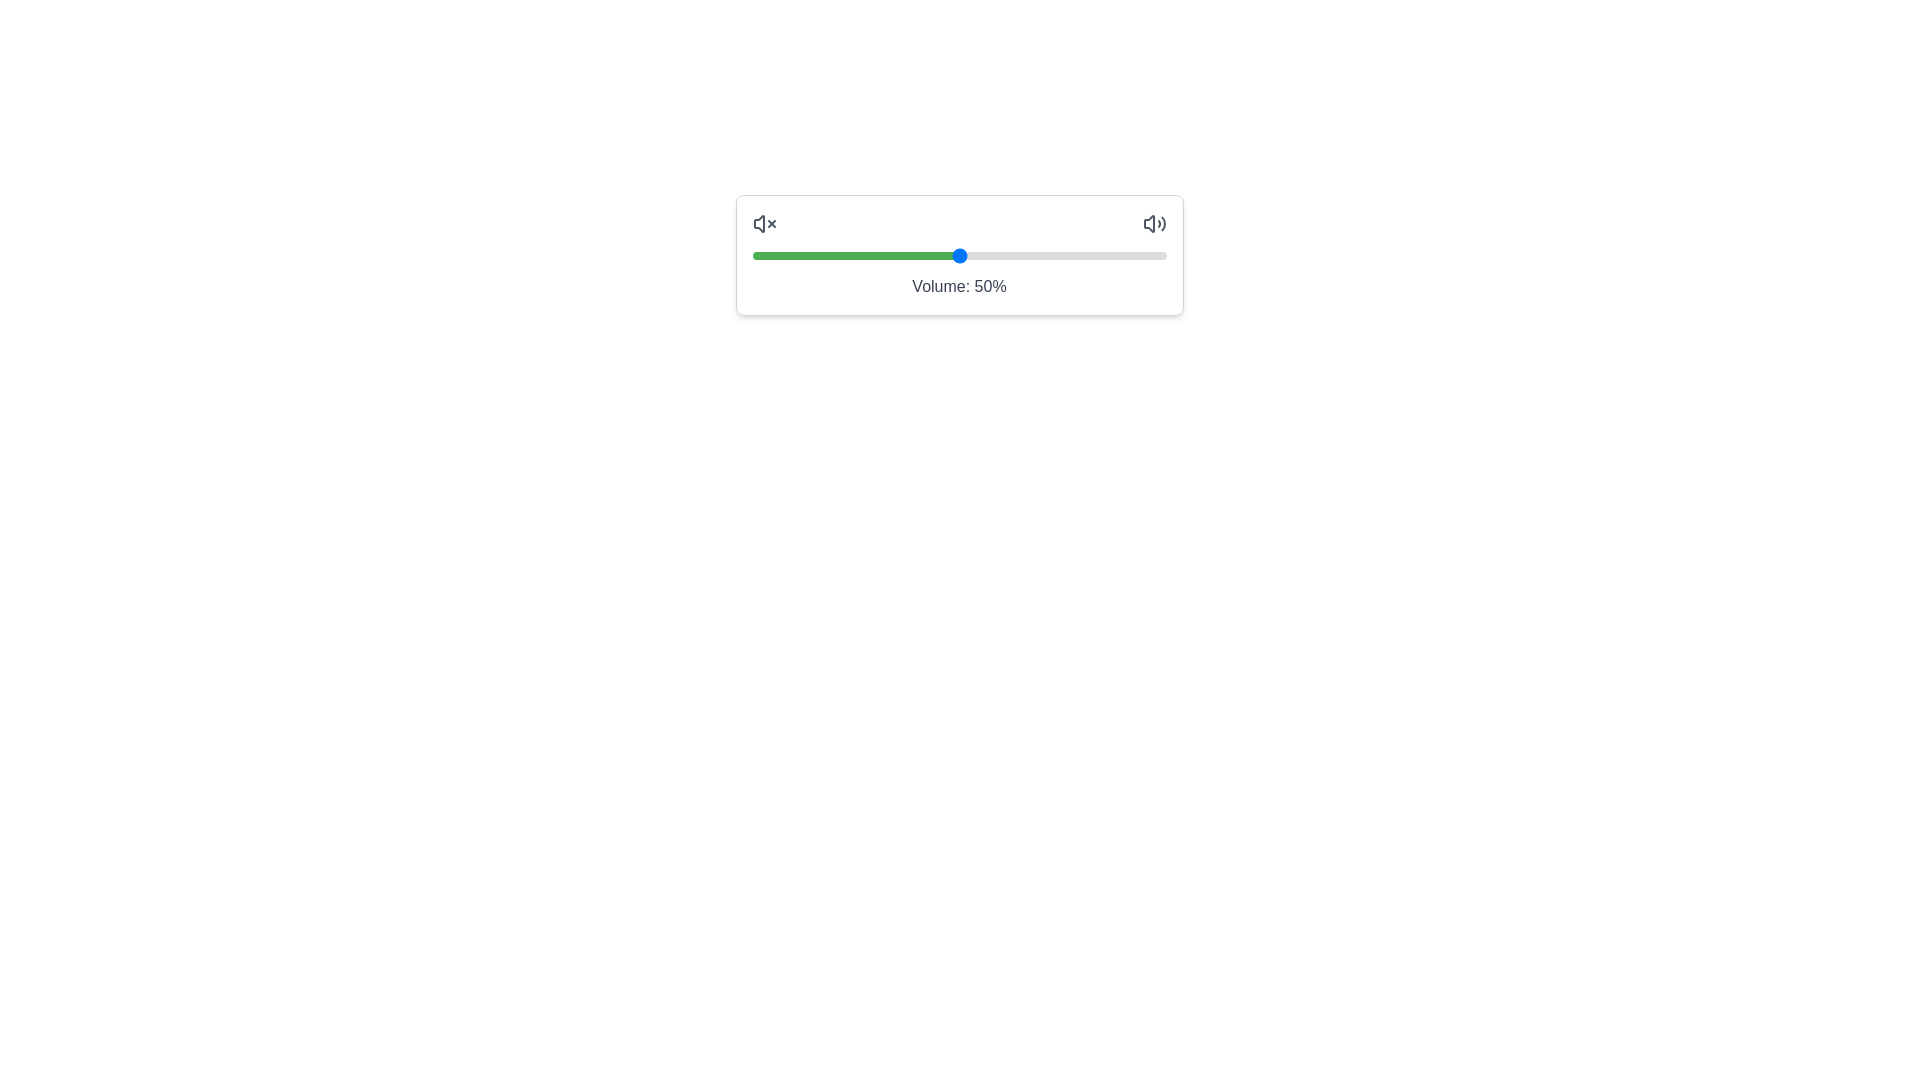 The width and height of the screenshot is (1920, 1080). I want to click on sound control bar element that contains the sound-off icon on the left and the sound-on icon on the right for debugging purposes, so click(958, 223).